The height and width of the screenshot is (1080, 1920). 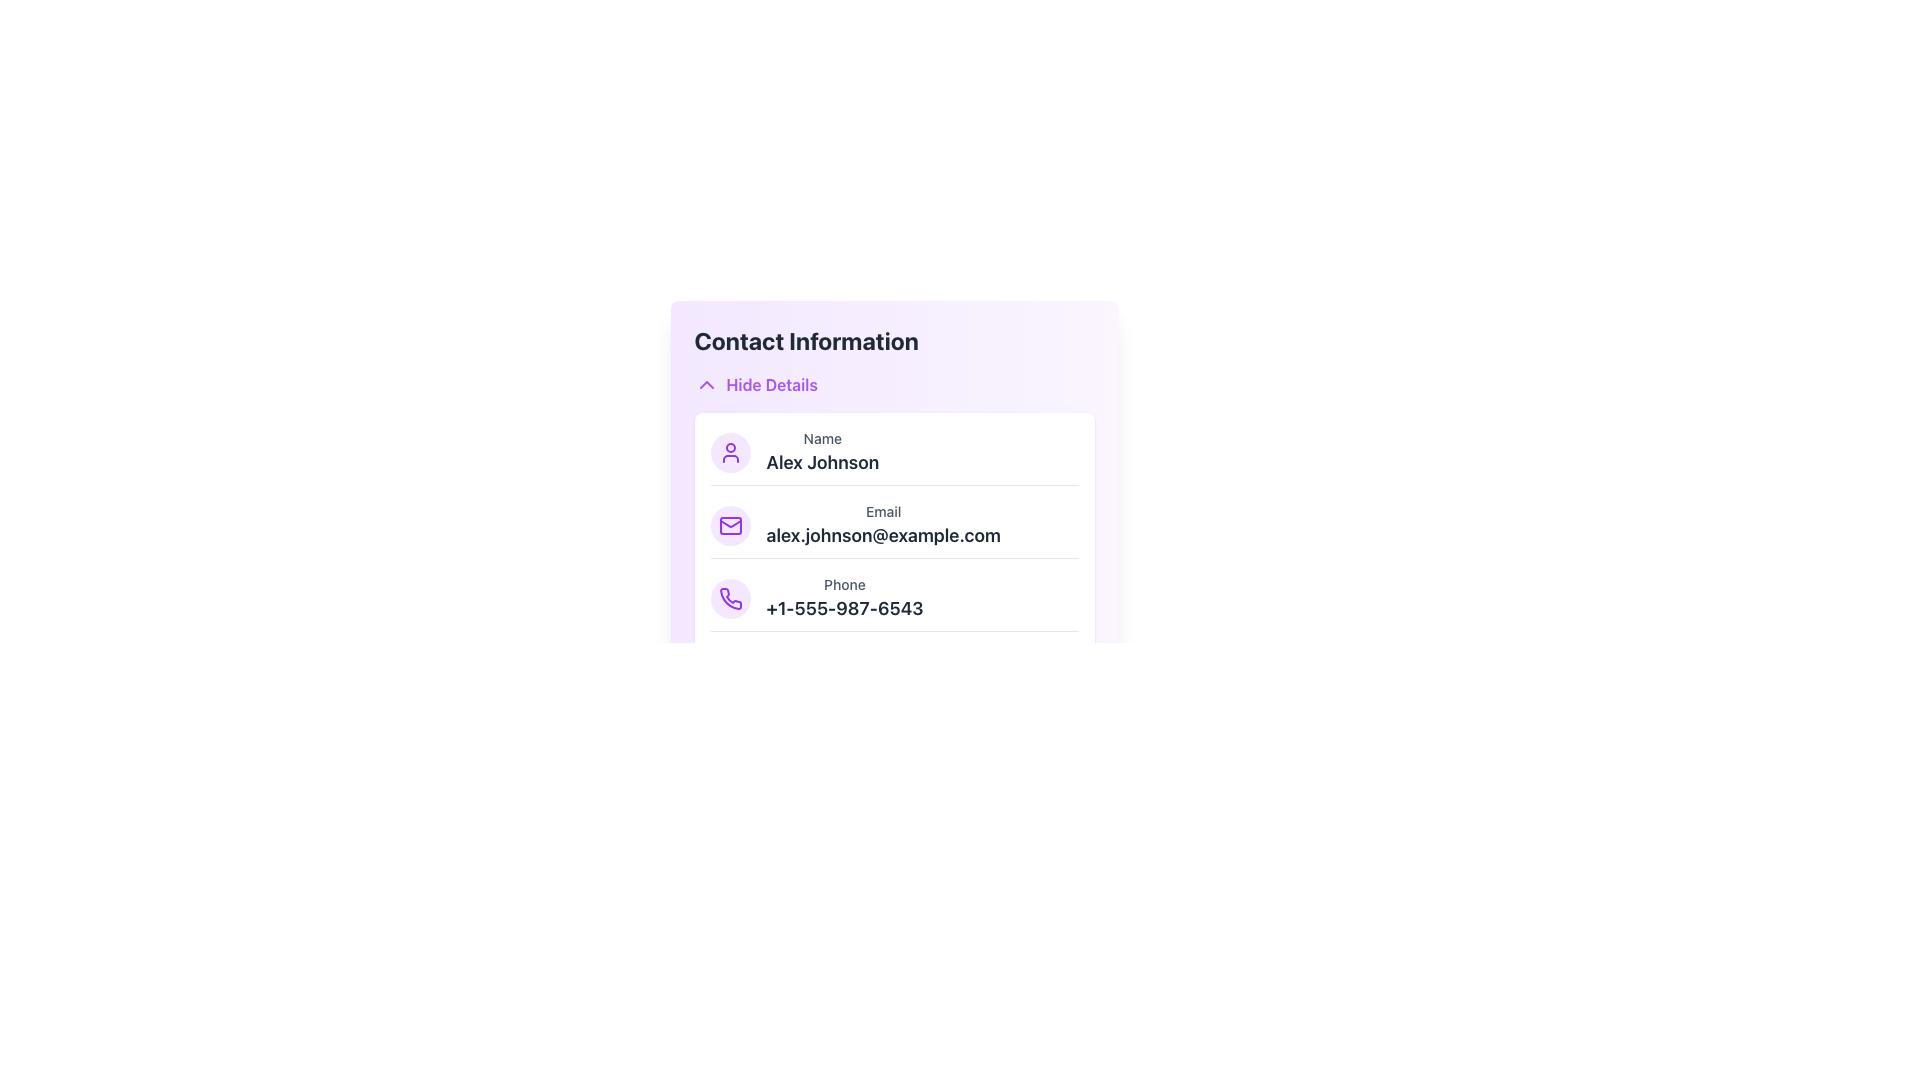 What do you see at coordinates (729, 452) in the screenshot?
I see `the user icon representing Alex Johnson, located to the left of the 'Name' label` at bounding box center [729, 452].